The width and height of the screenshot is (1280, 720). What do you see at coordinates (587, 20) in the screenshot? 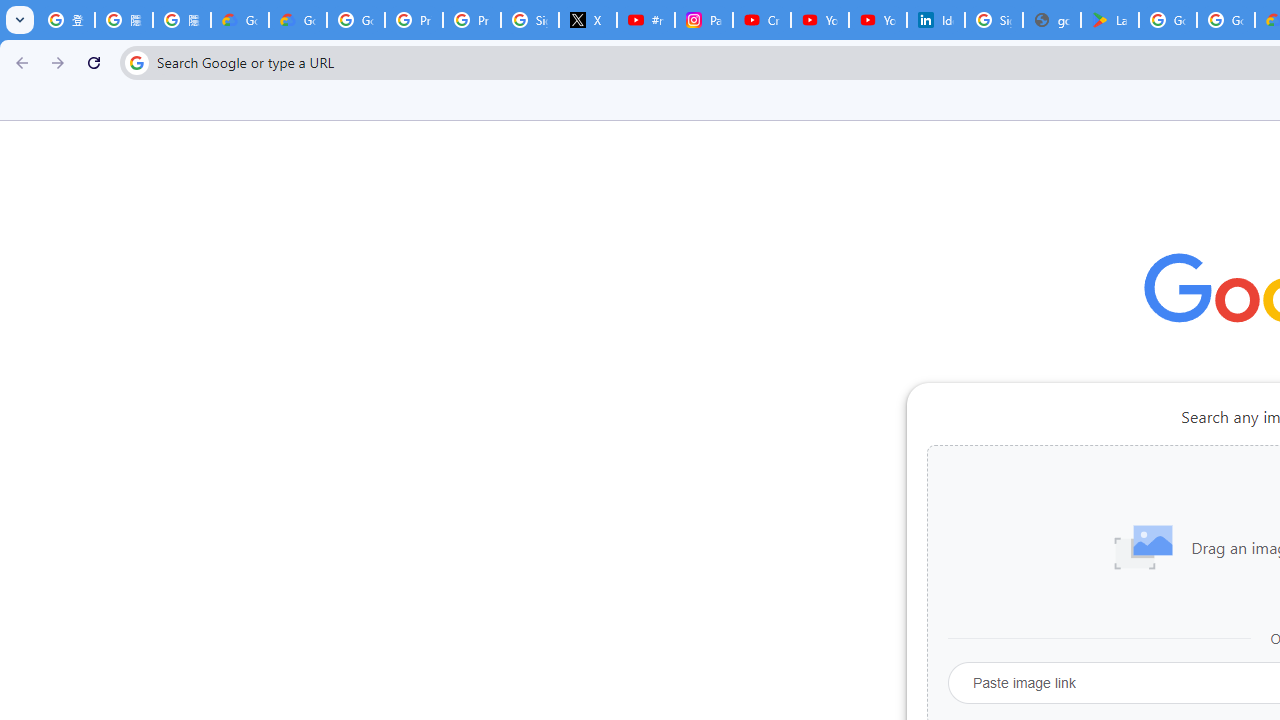
I see `'X'` at bounding box center [587, 20].